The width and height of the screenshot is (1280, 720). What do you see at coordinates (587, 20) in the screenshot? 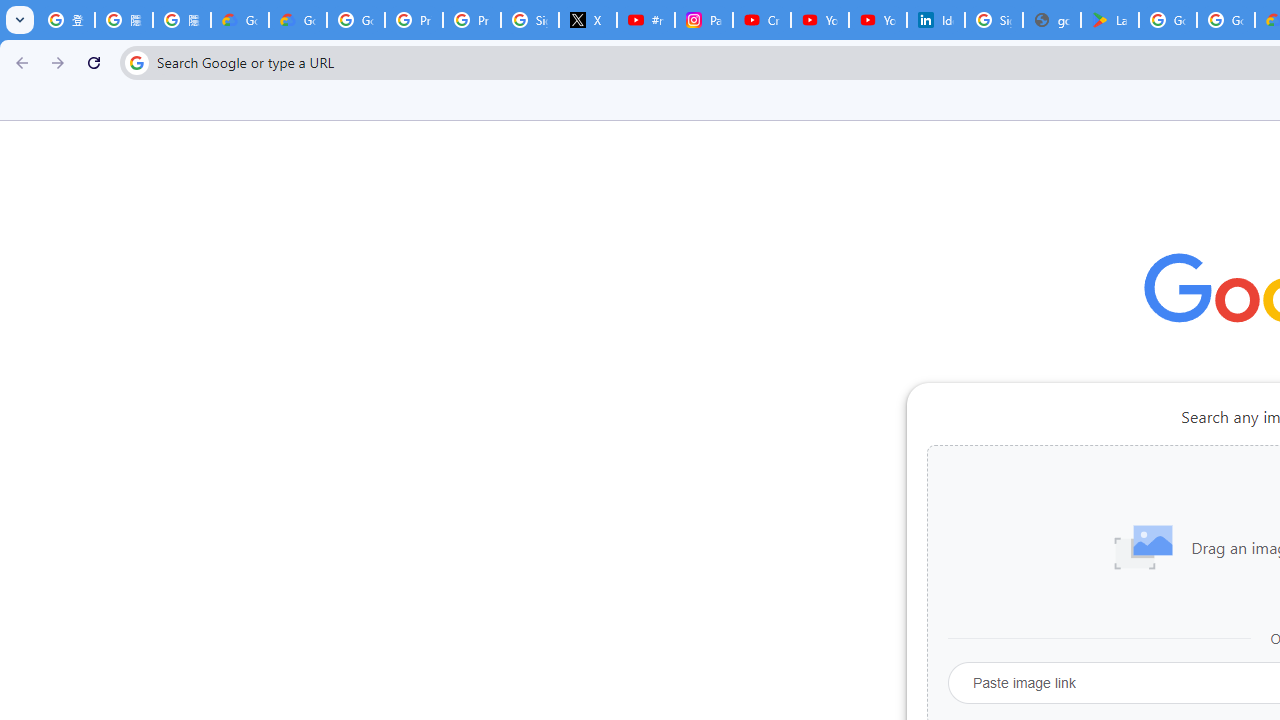
I see `'X'` at bounding box center [587, 20].